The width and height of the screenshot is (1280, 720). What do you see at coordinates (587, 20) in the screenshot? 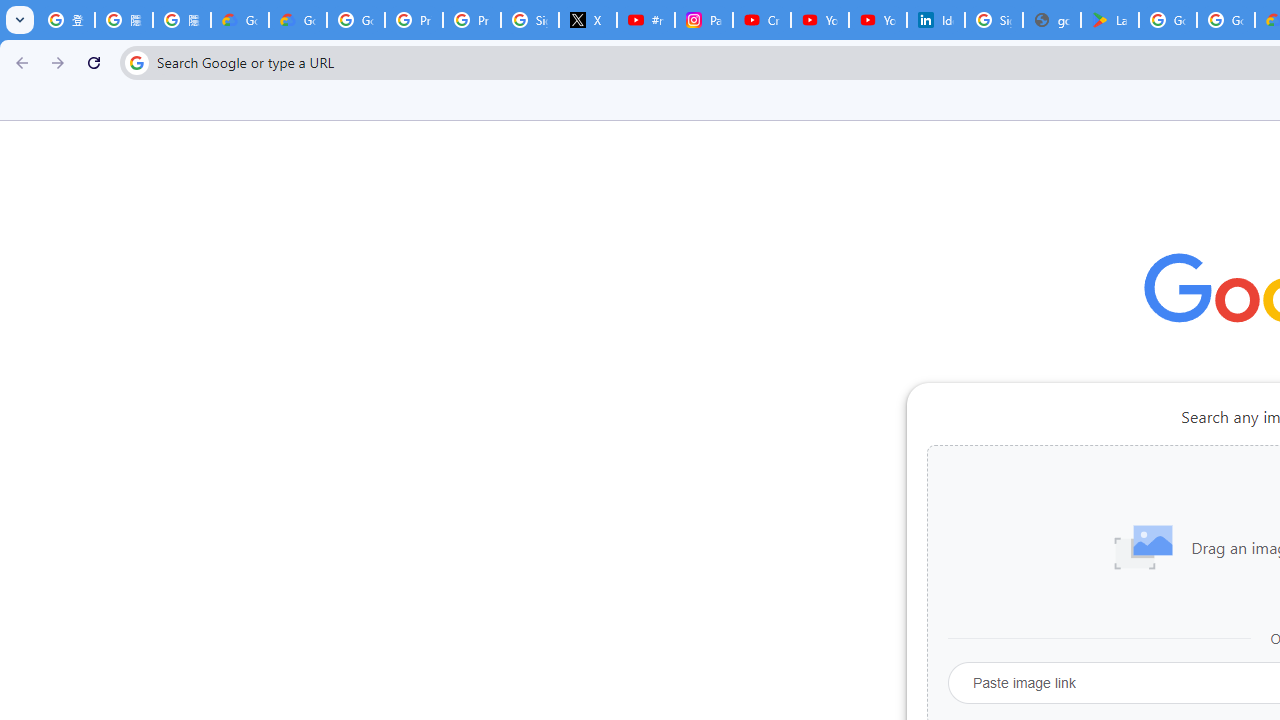
I see `'X'` at bounding box center [587, 20].